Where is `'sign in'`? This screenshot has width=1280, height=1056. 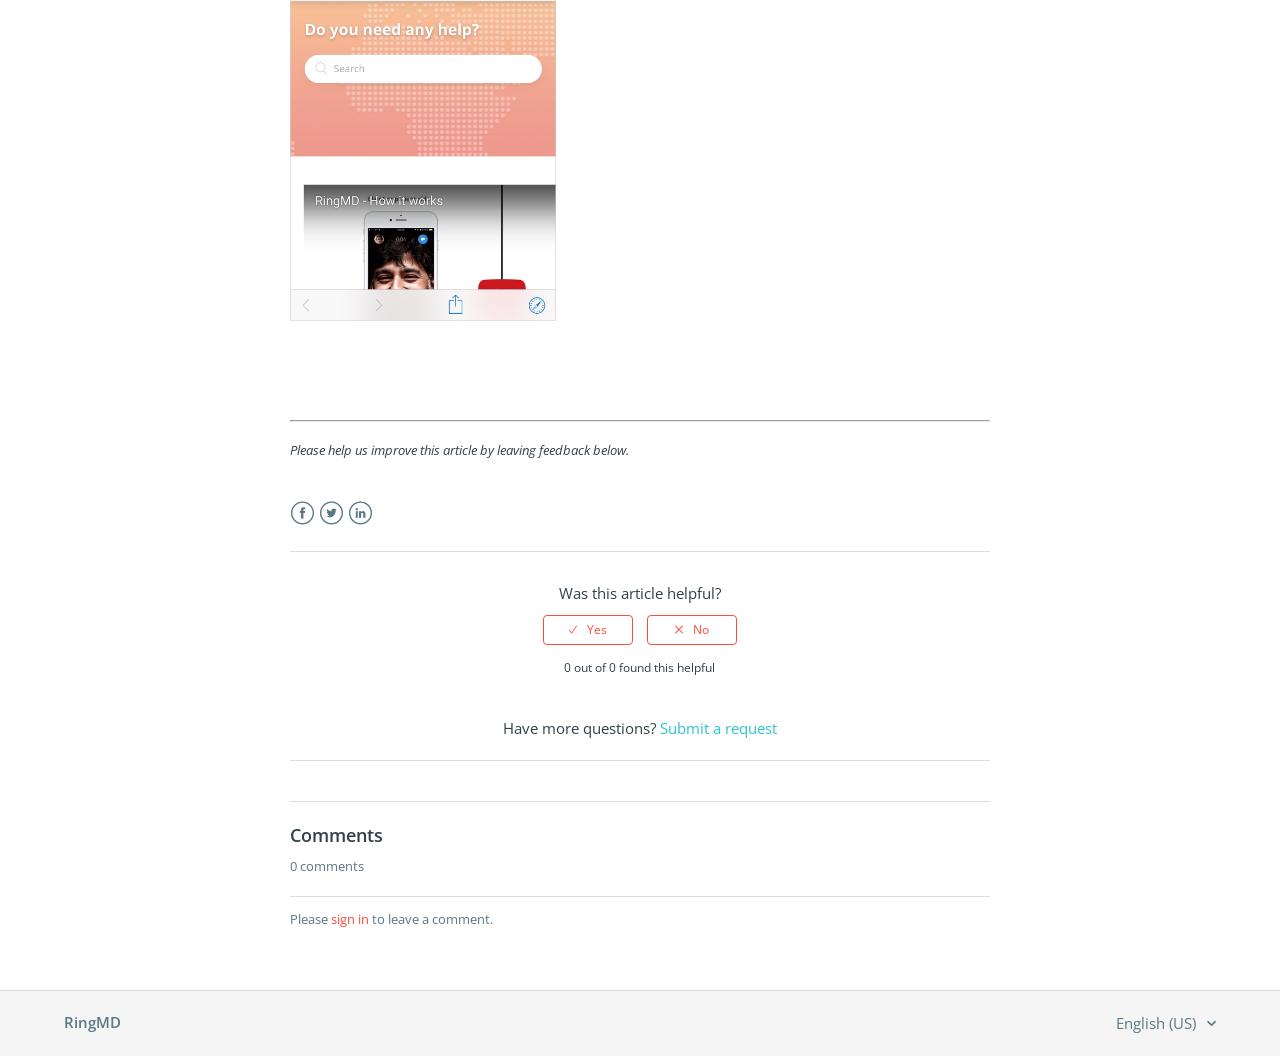 'sign in' is located at coordinates (349, 918).